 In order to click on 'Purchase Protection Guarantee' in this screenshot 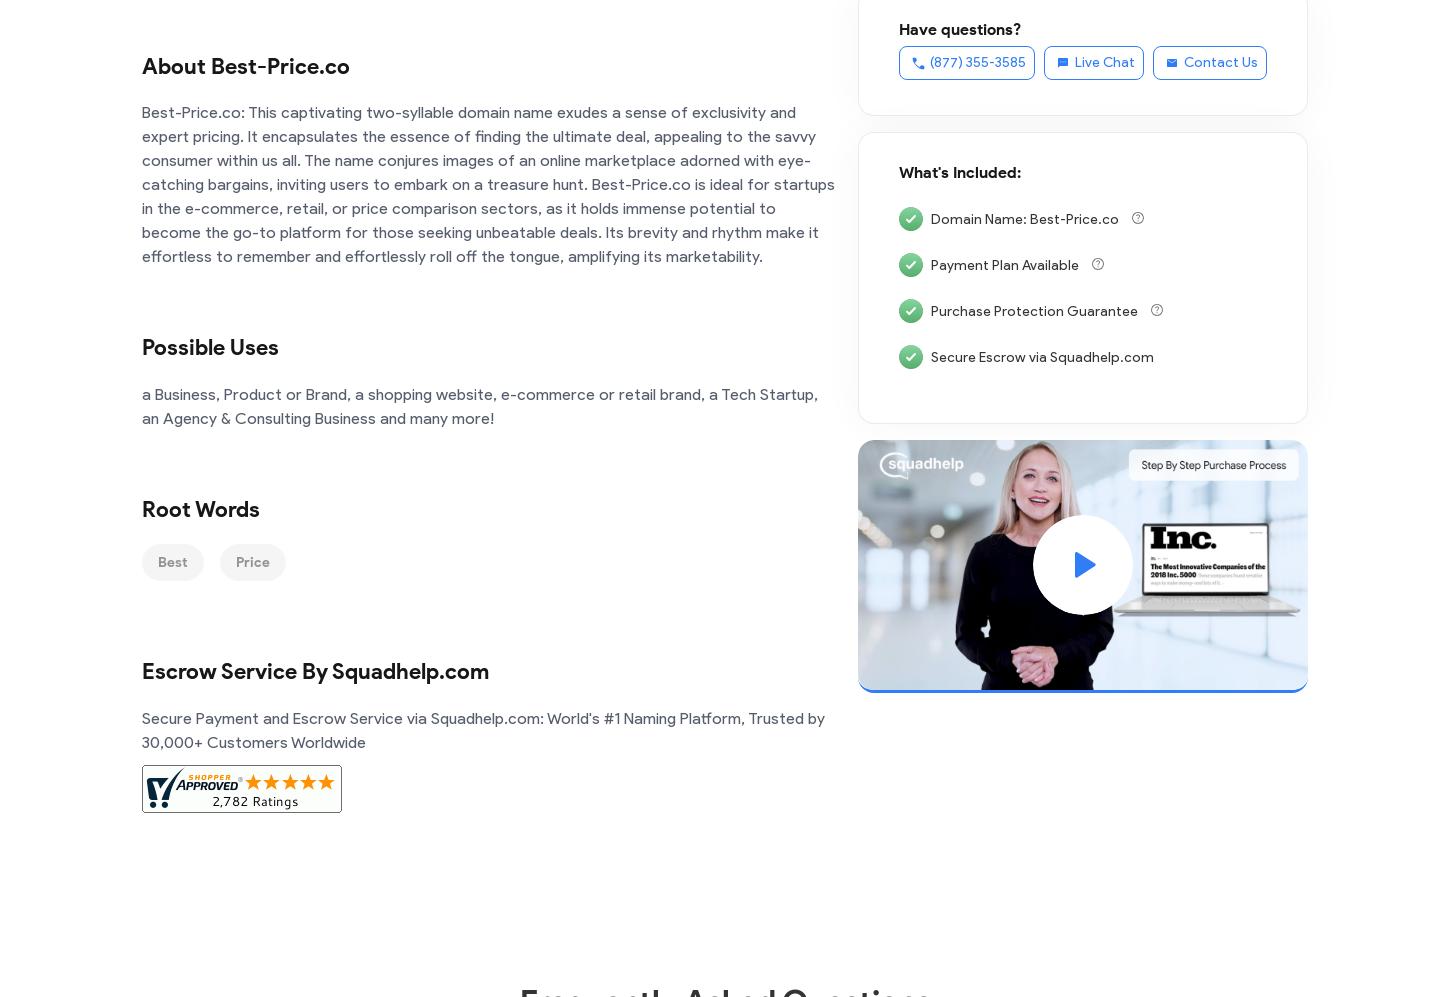, I will do `click(1036, 310)`.